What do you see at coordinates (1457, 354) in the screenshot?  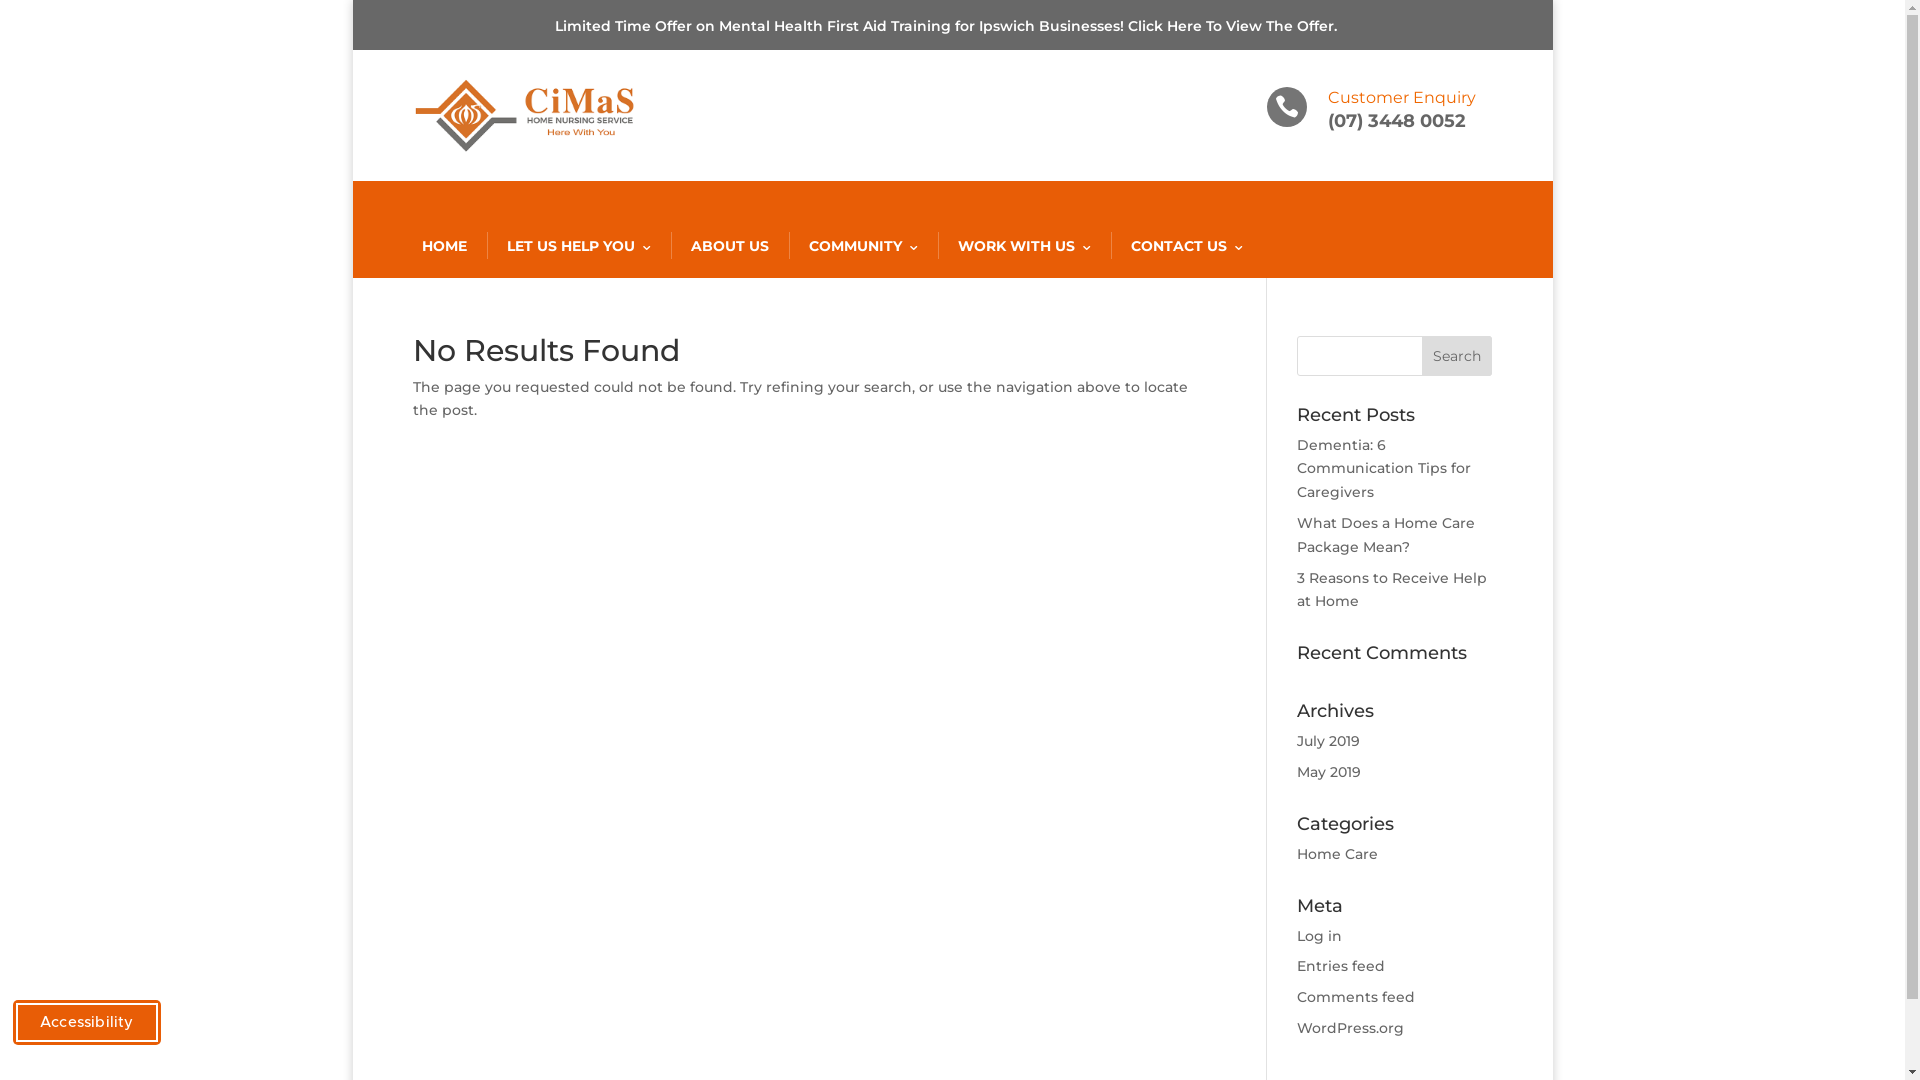 I see `'Search'` at bounding box center [1457, 354].